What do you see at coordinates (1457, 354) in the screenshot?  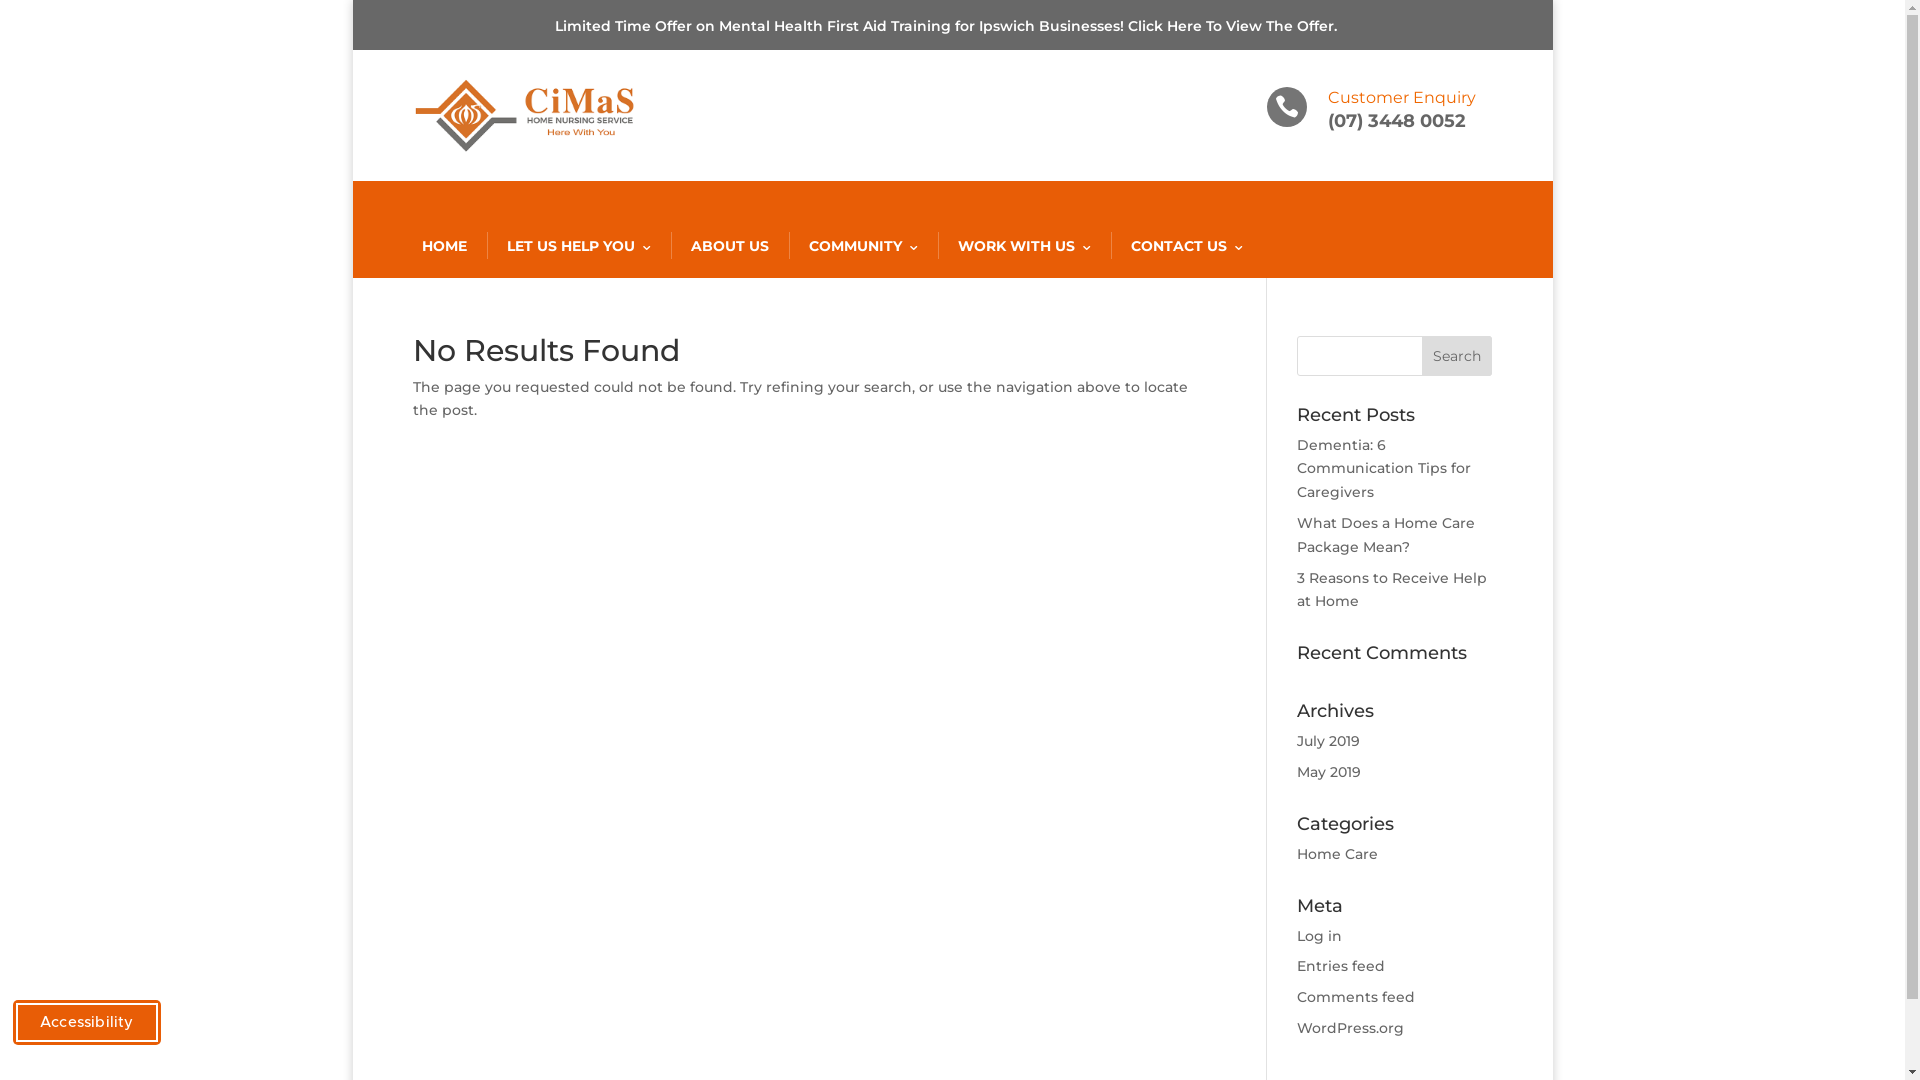 I see `'Search'` at bounding box center [1457, 354].